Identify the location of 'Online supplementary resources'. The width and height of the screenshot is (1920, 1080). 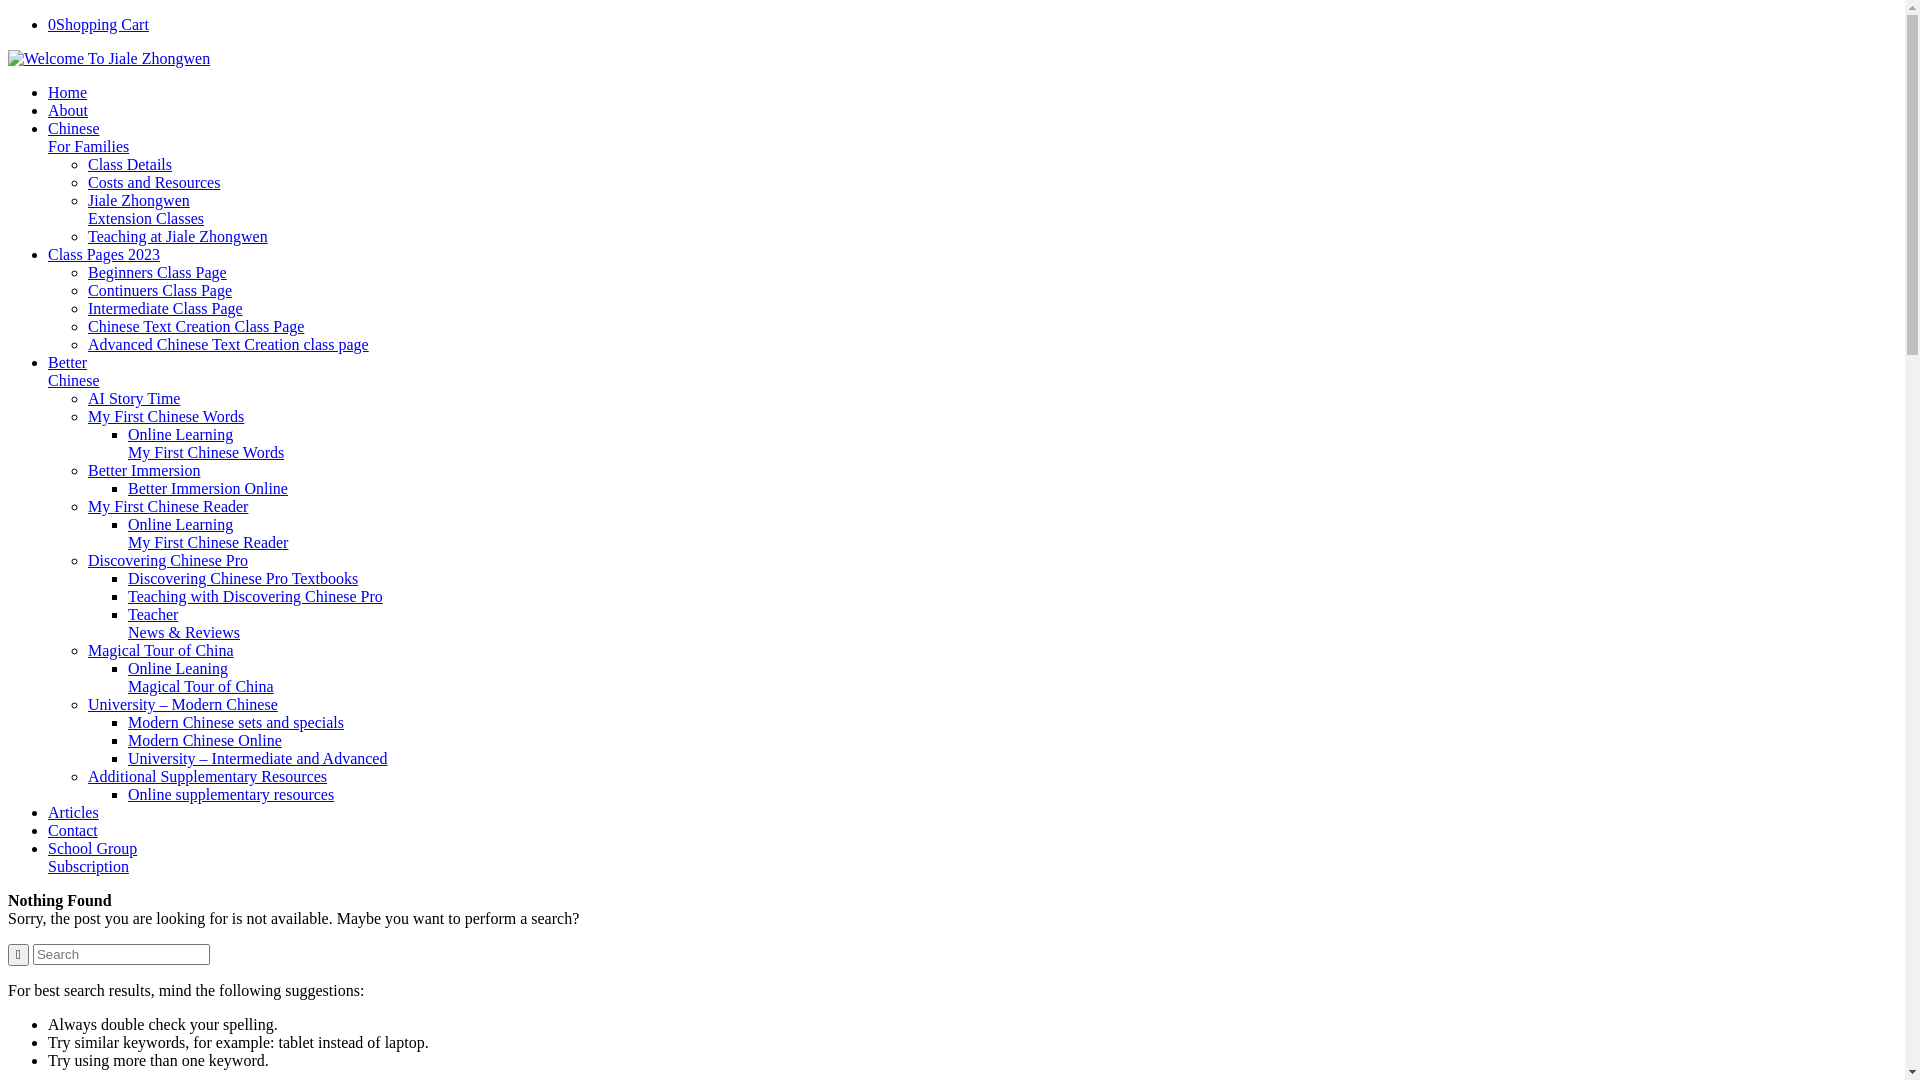
(230, 793).